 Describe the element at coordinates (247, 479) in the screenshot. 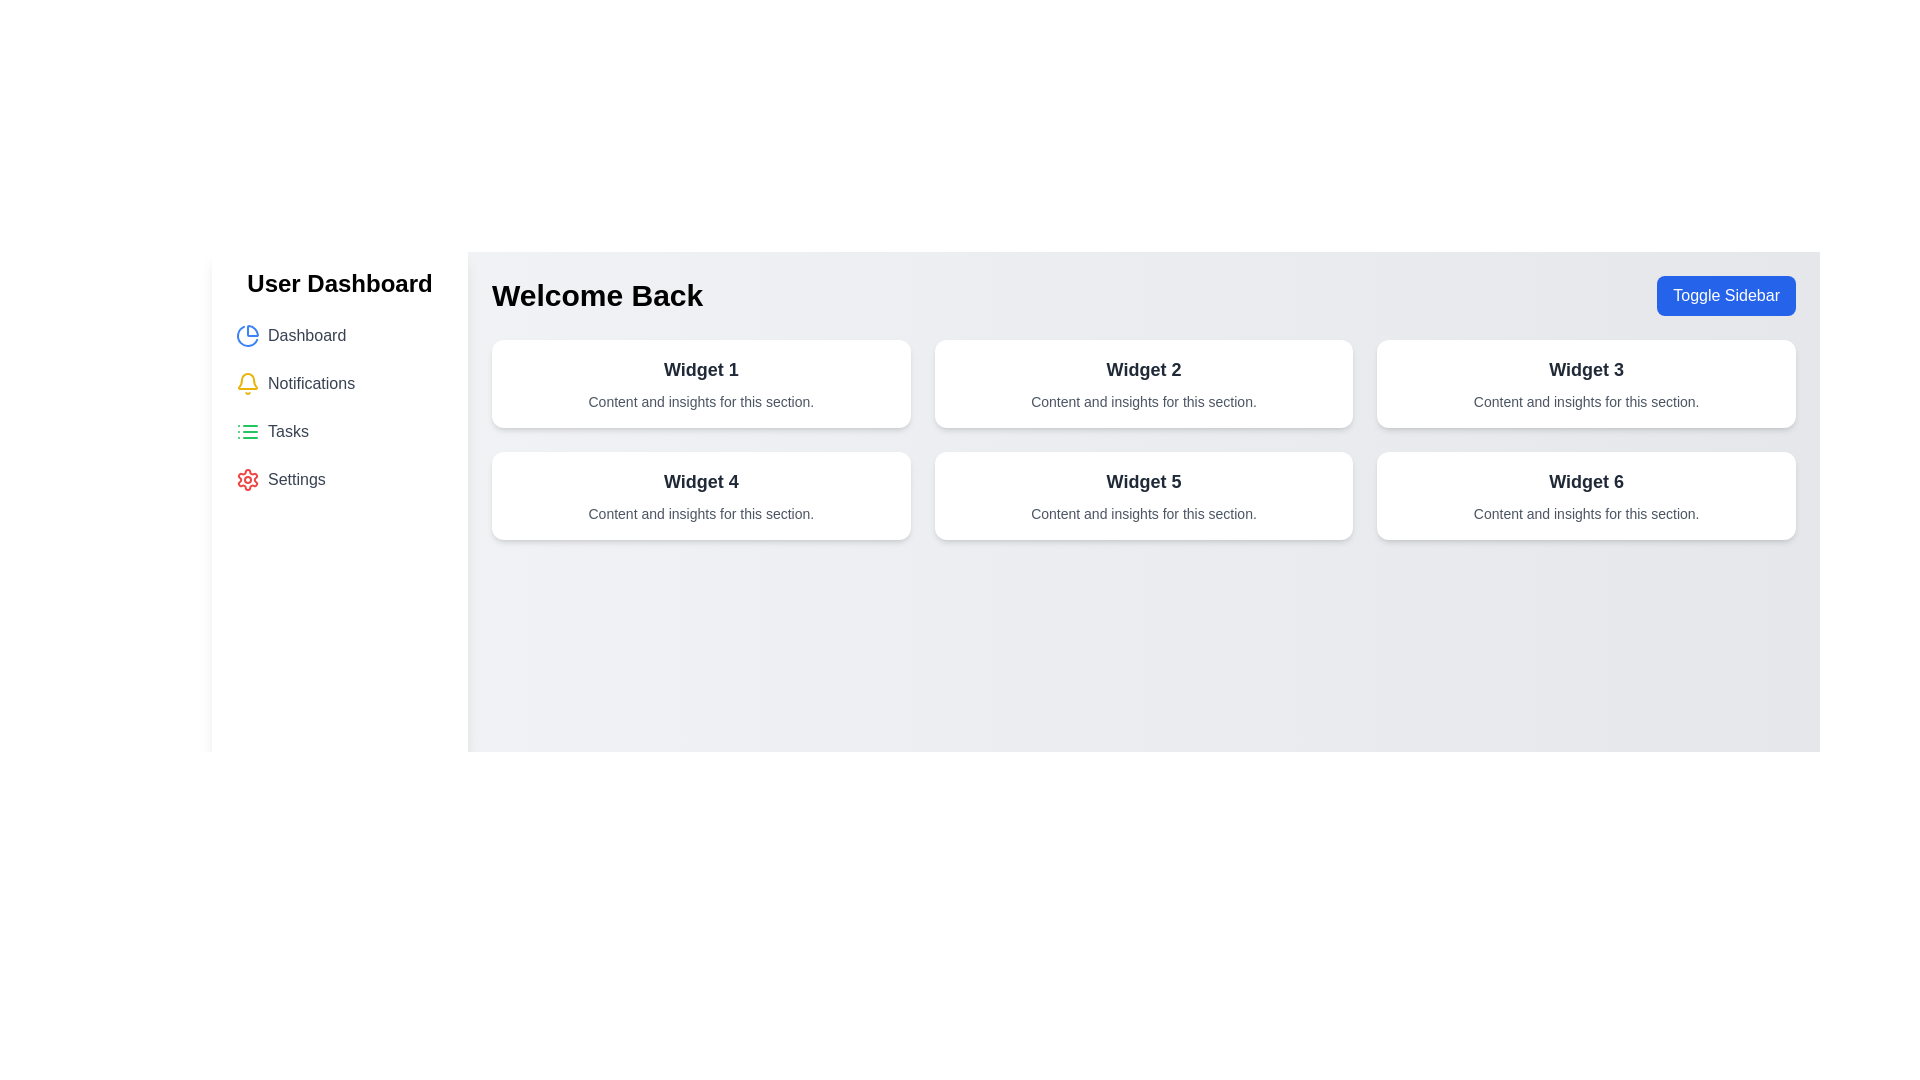

I see `the red gear-like icon representing the settings option in the vertical navigation menu for accessibility tools` at that location.